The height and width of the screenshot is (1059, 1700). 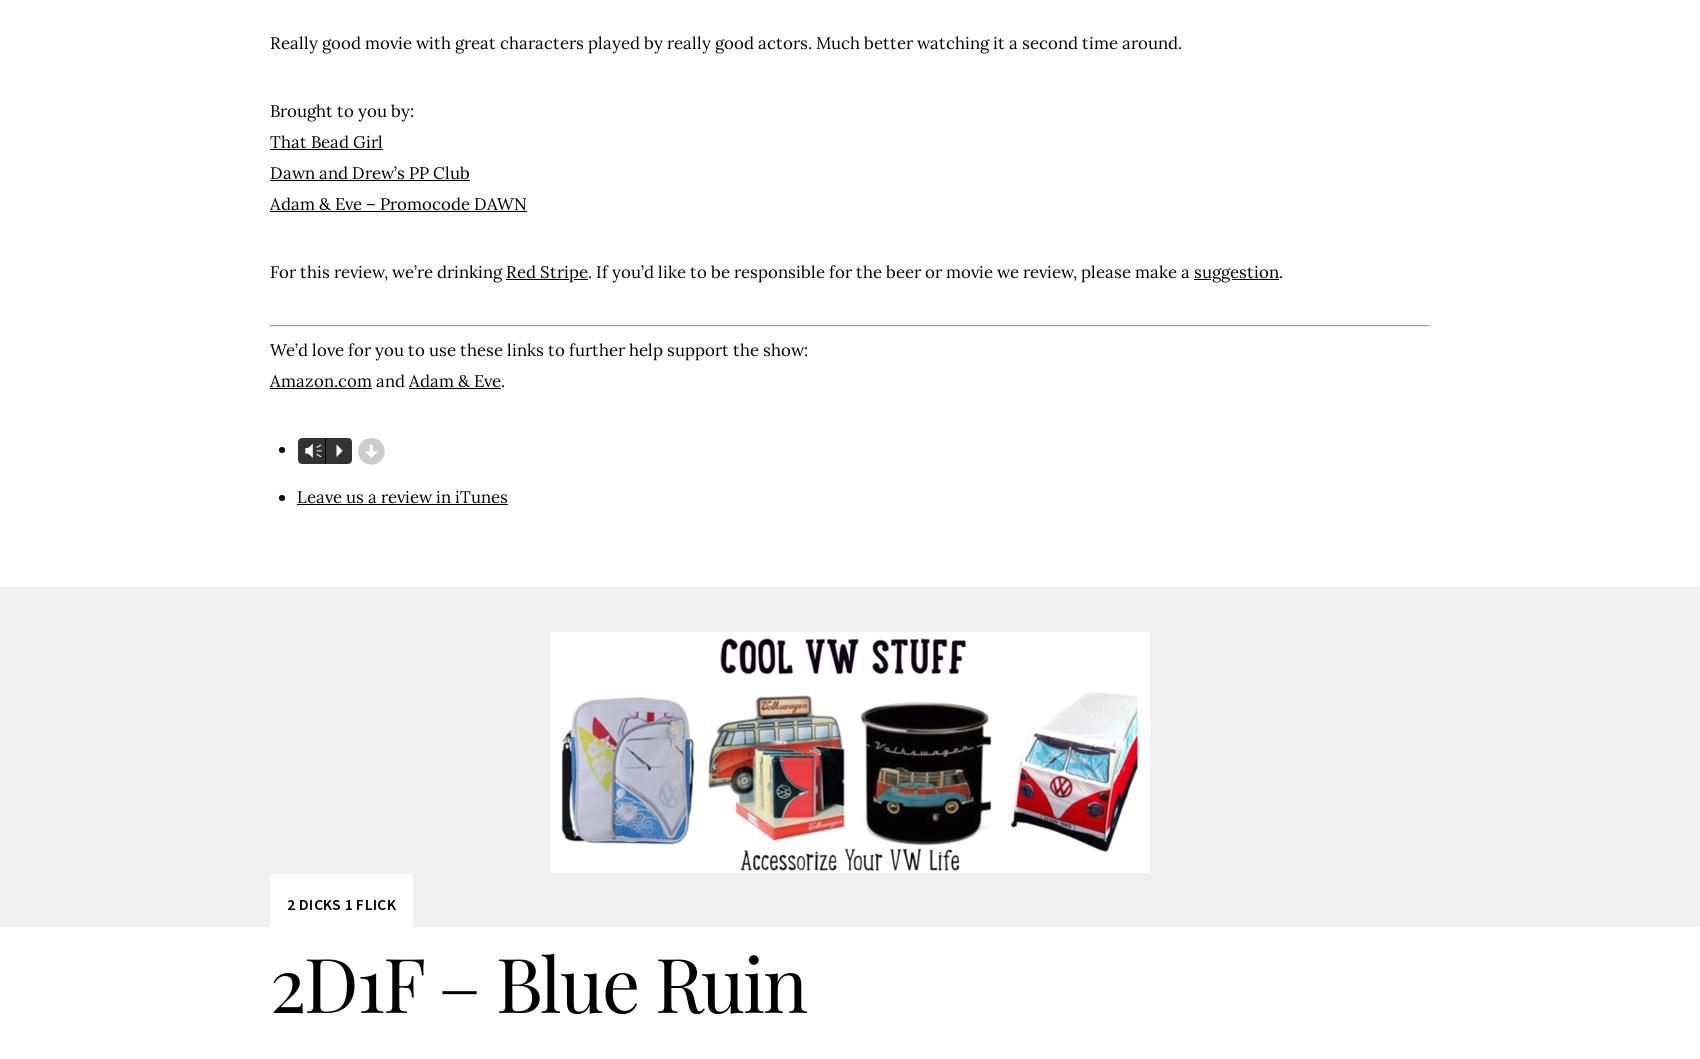 I want to click on 'Leave us a review in iTunes', so click(x=400, y=496).